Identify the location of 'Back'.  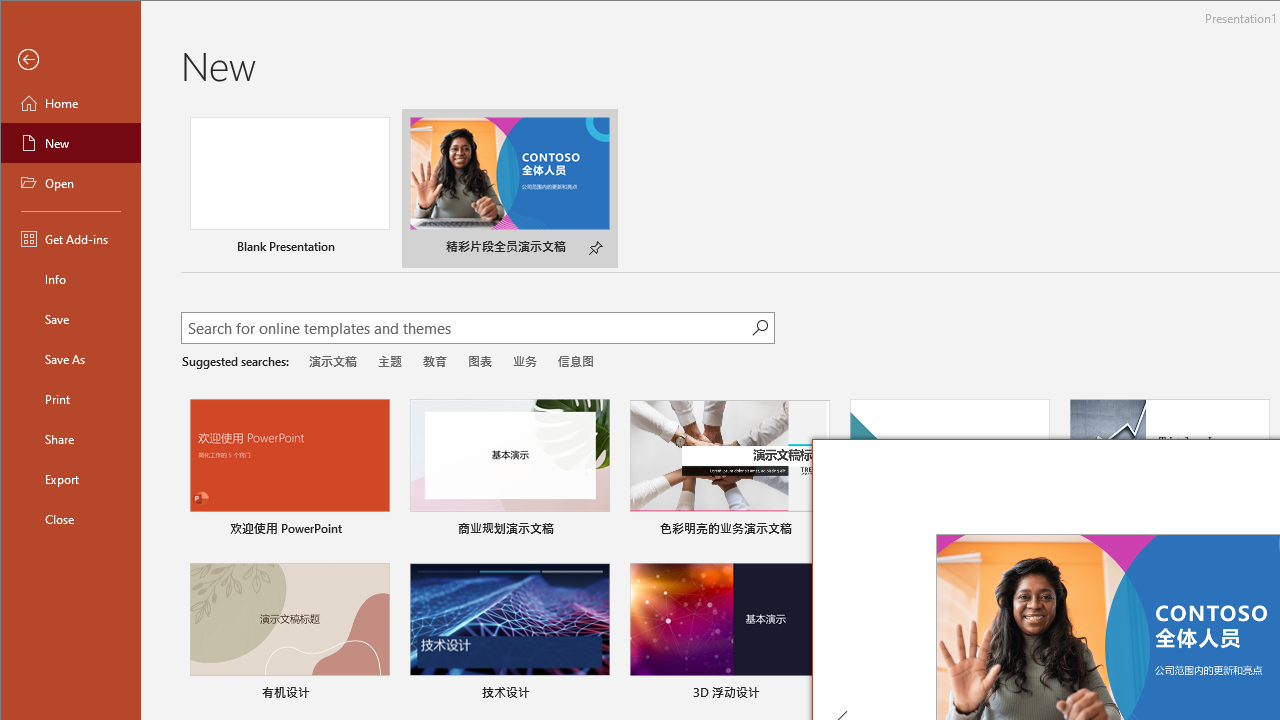
(71, 59).